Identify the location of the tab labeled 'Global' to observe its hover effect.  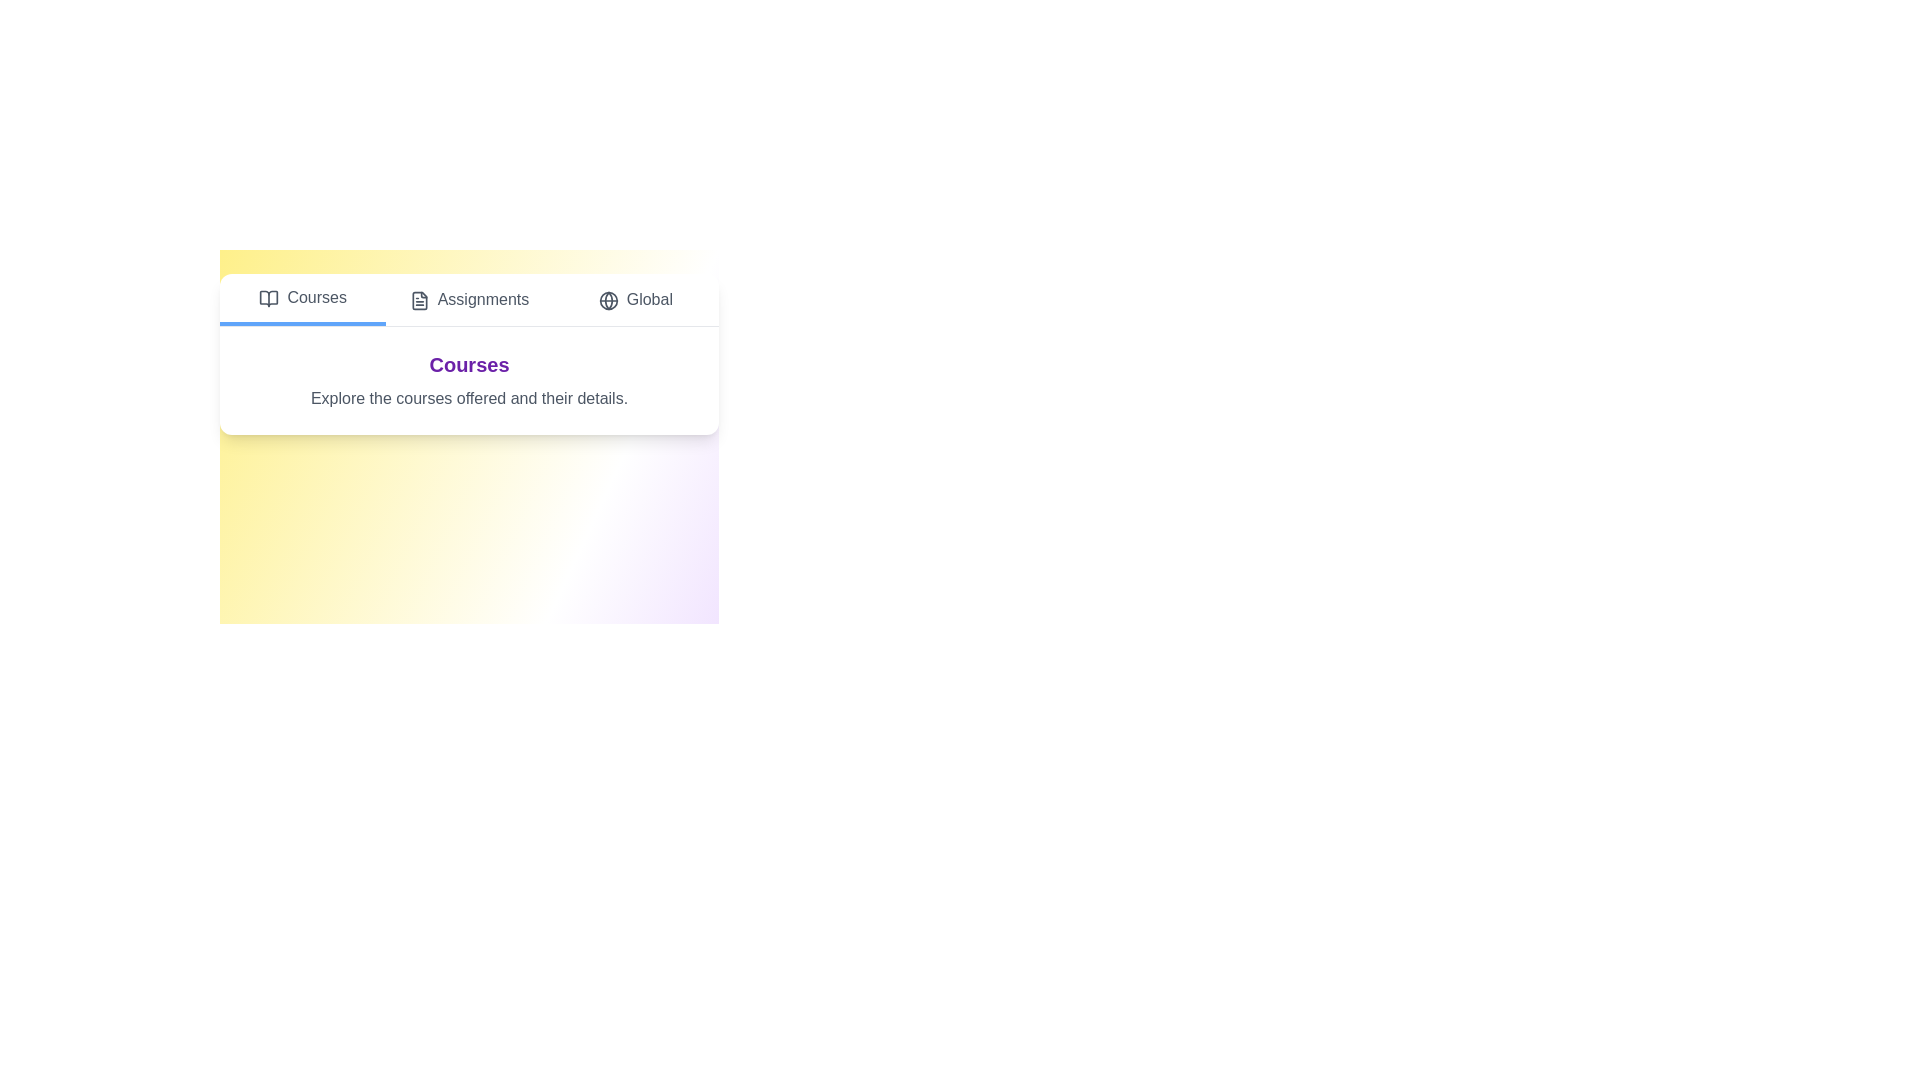
(633, 300).